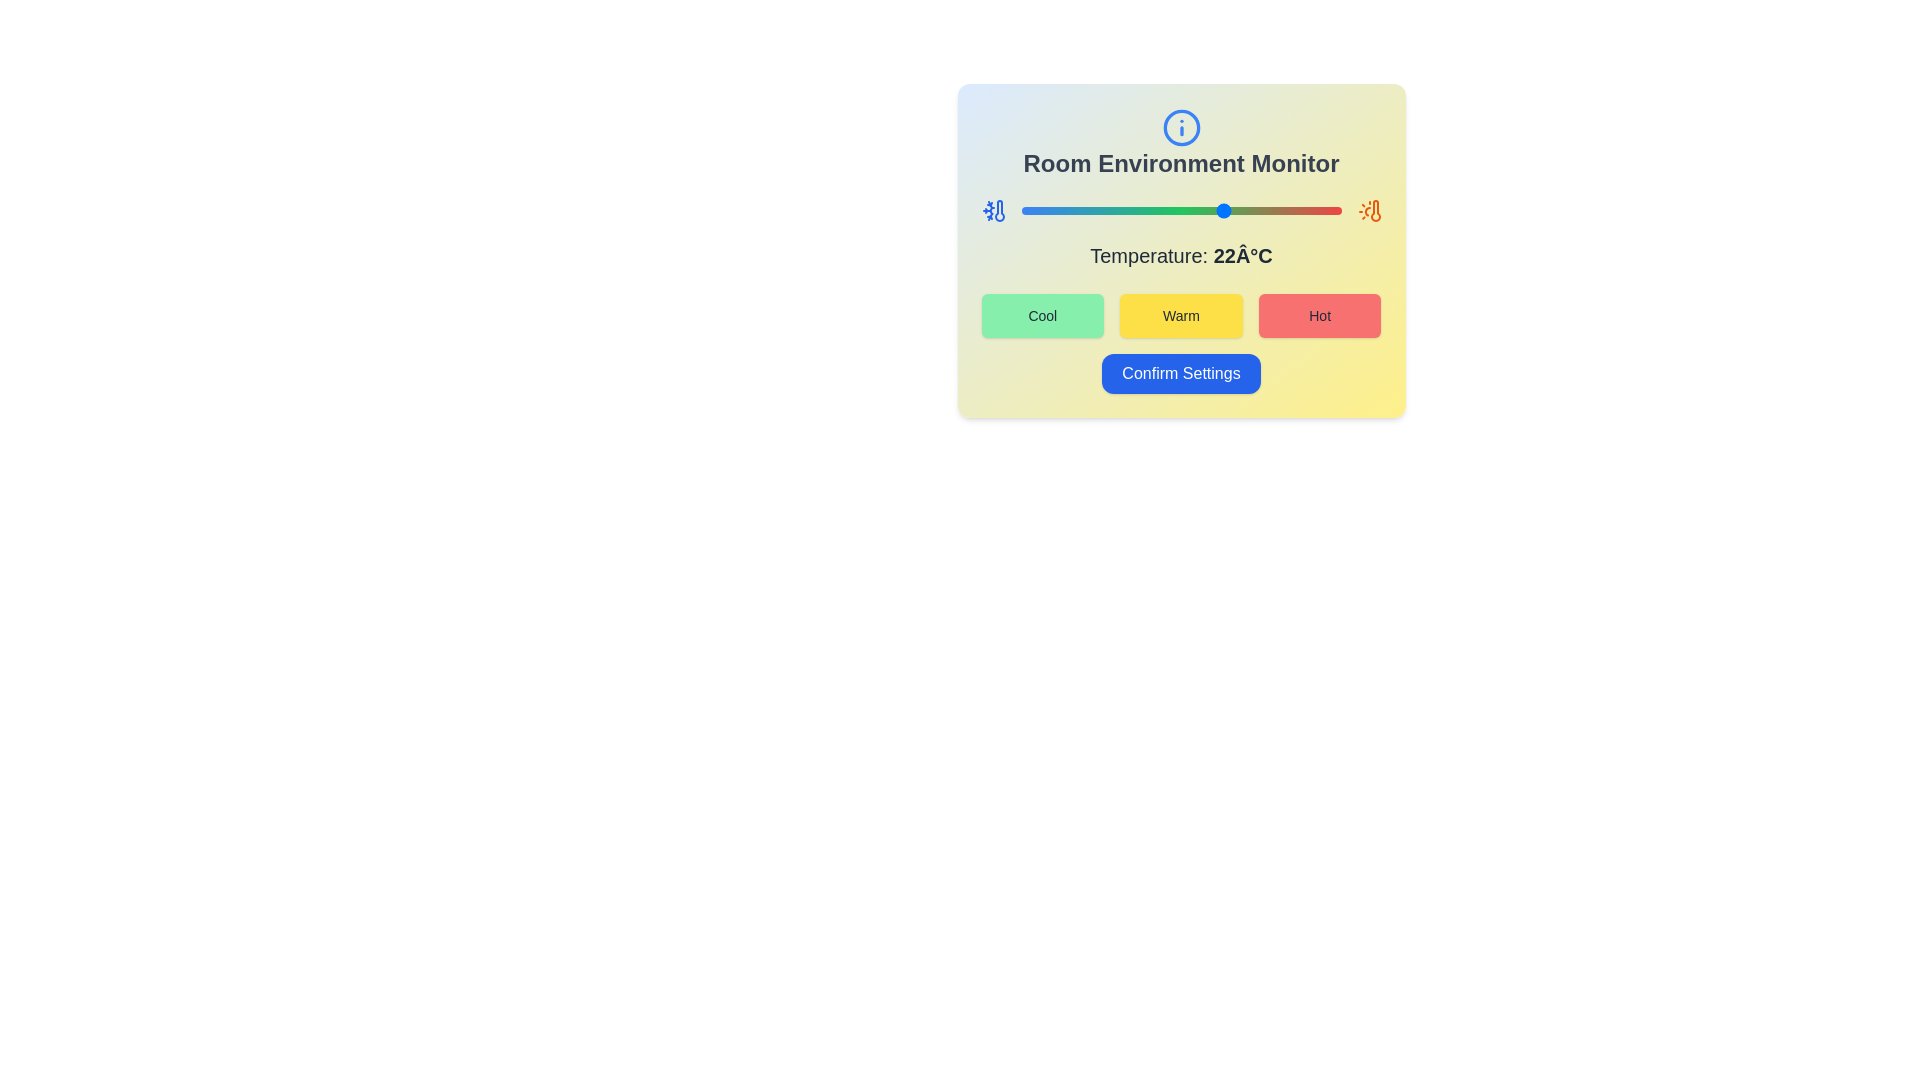  What do you see at coordinates (1181, 127) in the screenshot?
I see `the informational icon to display additional details` at bounding box center [1181, 127].